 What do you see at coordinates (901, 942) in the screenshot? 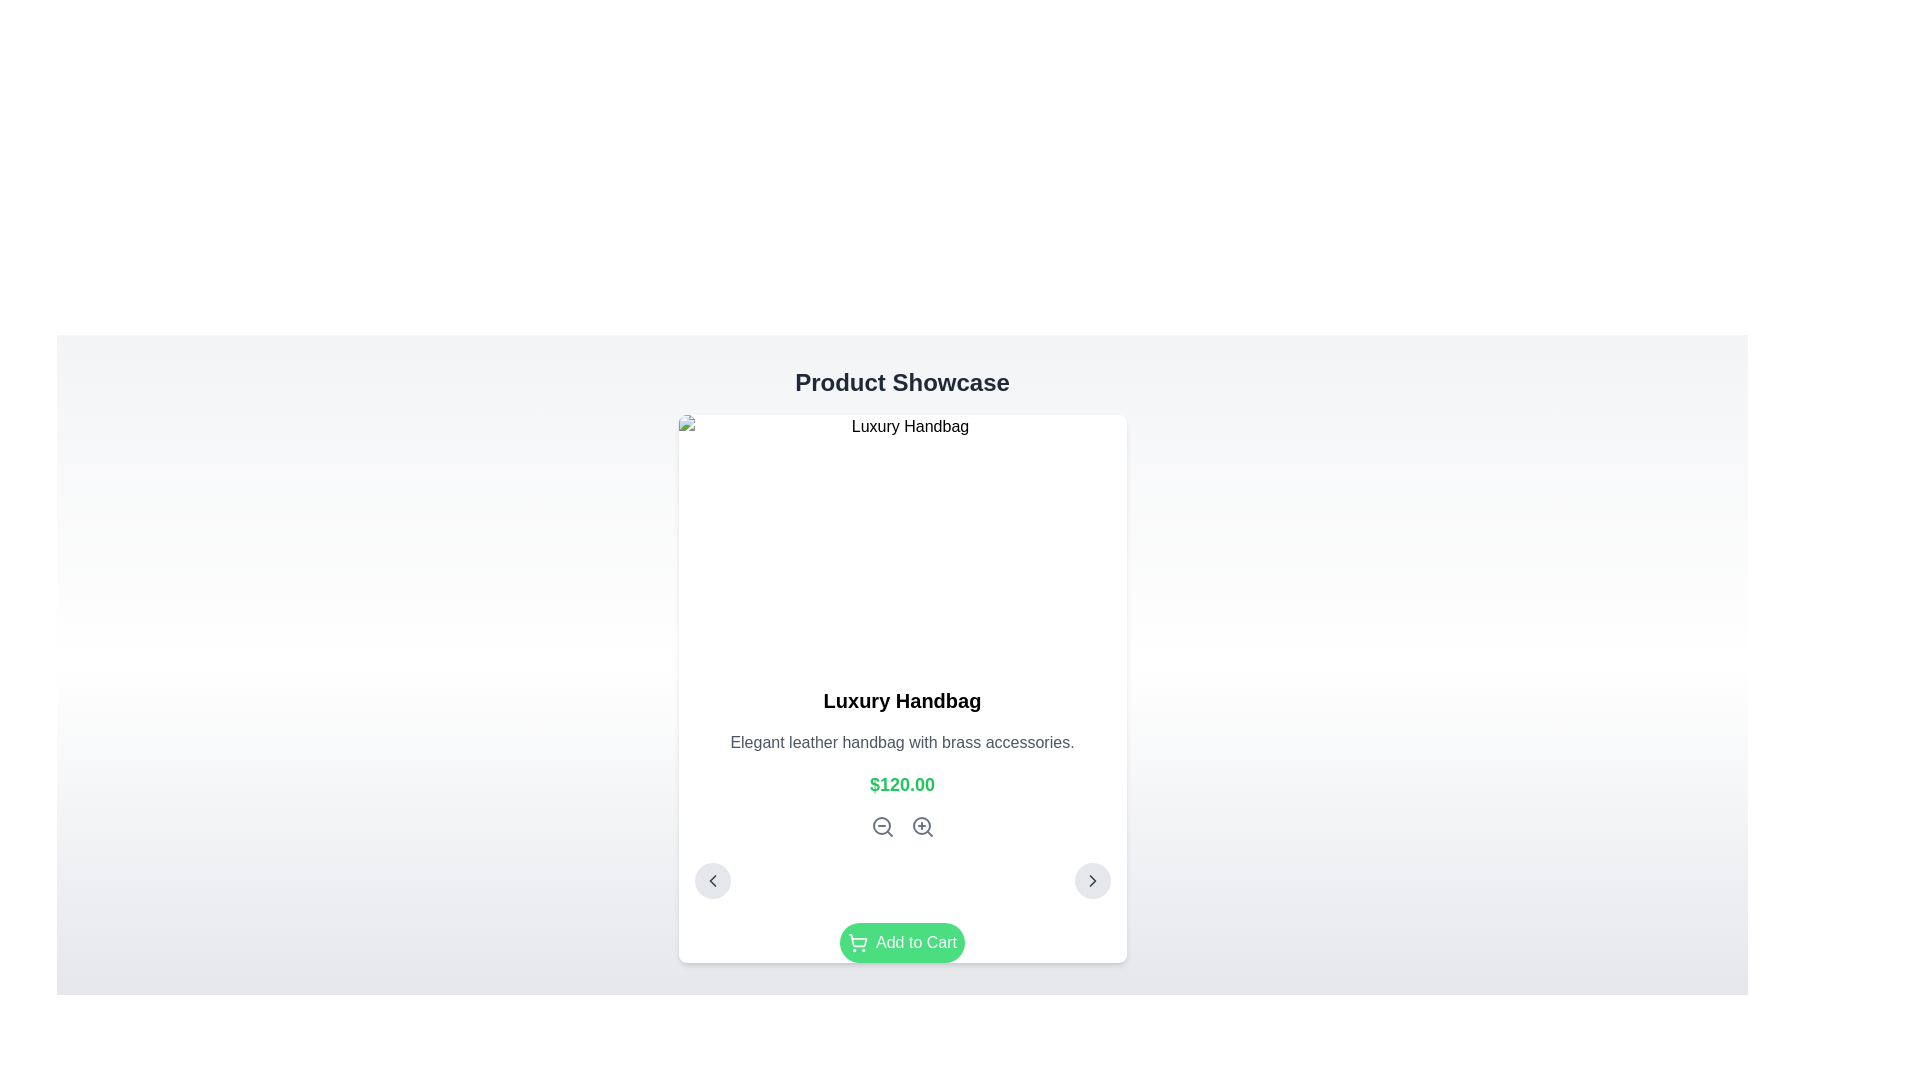
I see `the 'Add to Cart' button located at the bottom center of the product card layout` at bounding box center [901, 942].